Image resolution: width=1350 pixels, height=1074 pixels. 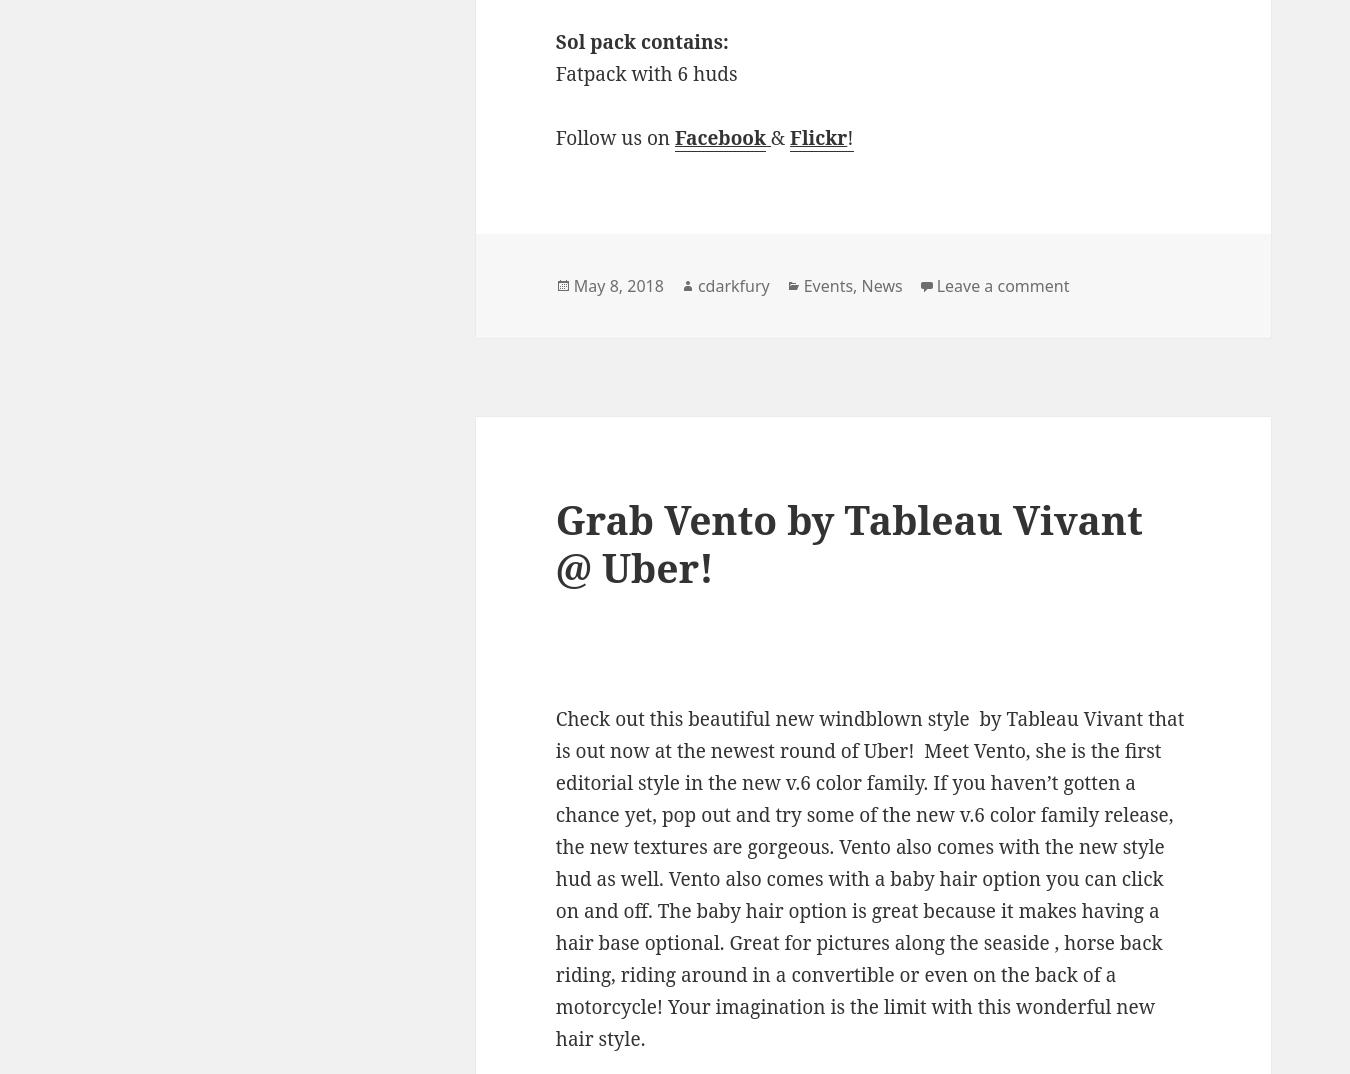 What do you see at coordinates (869, 877) in the screenshot?
I see `'Check out this beautiful new windblown style  by Tableau Vivant that is out now at the newest round of Uber!  Meet Vento, she is the first editorial style in the new v.6 color family. If you haven’t gotten a chance yet, pop out and try some of the new v.6 color family release, the new textures are gorgeous. Vento also comes with the new style hud as well. Vento also comes with a baby hair option you can click on and off. The baby hair option is great because it makes having a hair base optional. Great for pictures along the seaside , horse back riding, riding around in a convertible or even on the back of a motorcycle! Your imagination is the limit with this wonderful new hair style.'` at bounding box center [869, 877].